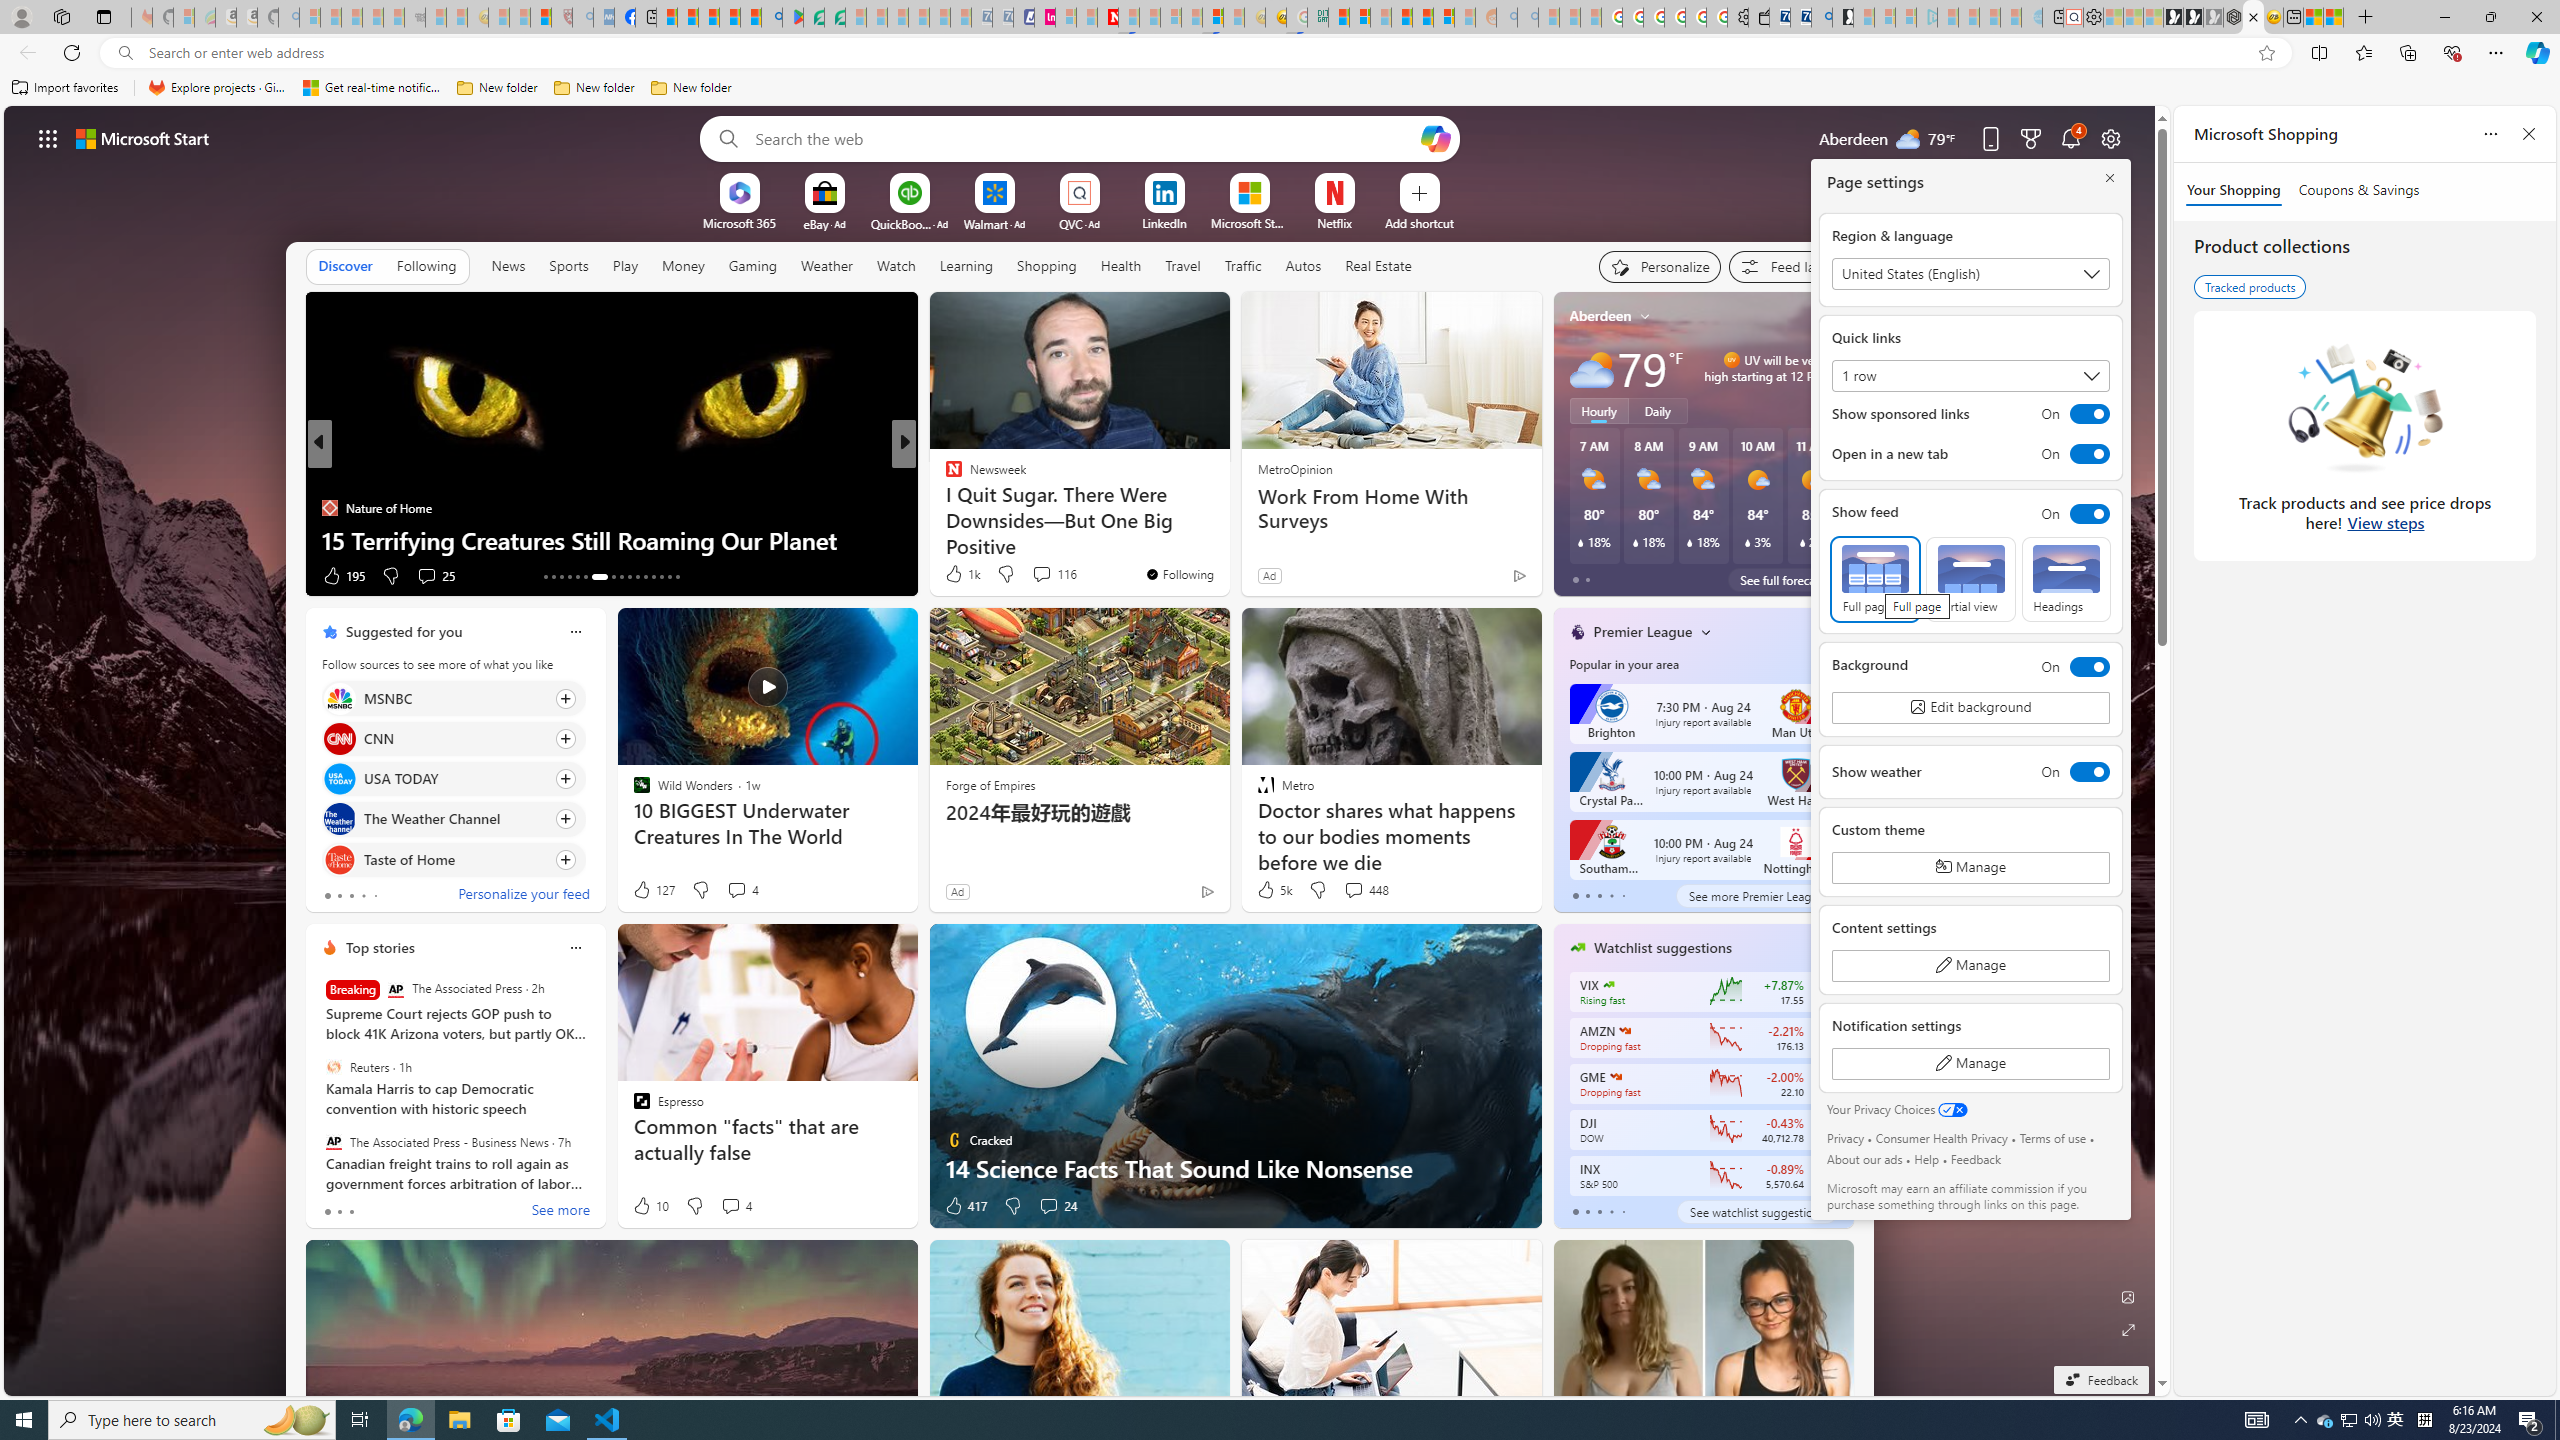 The height and width of the screenshot is (1440, 2560). I want to click on 'Microsoft Word - consumer-privacy address update 2.2021', so click(835, 16).